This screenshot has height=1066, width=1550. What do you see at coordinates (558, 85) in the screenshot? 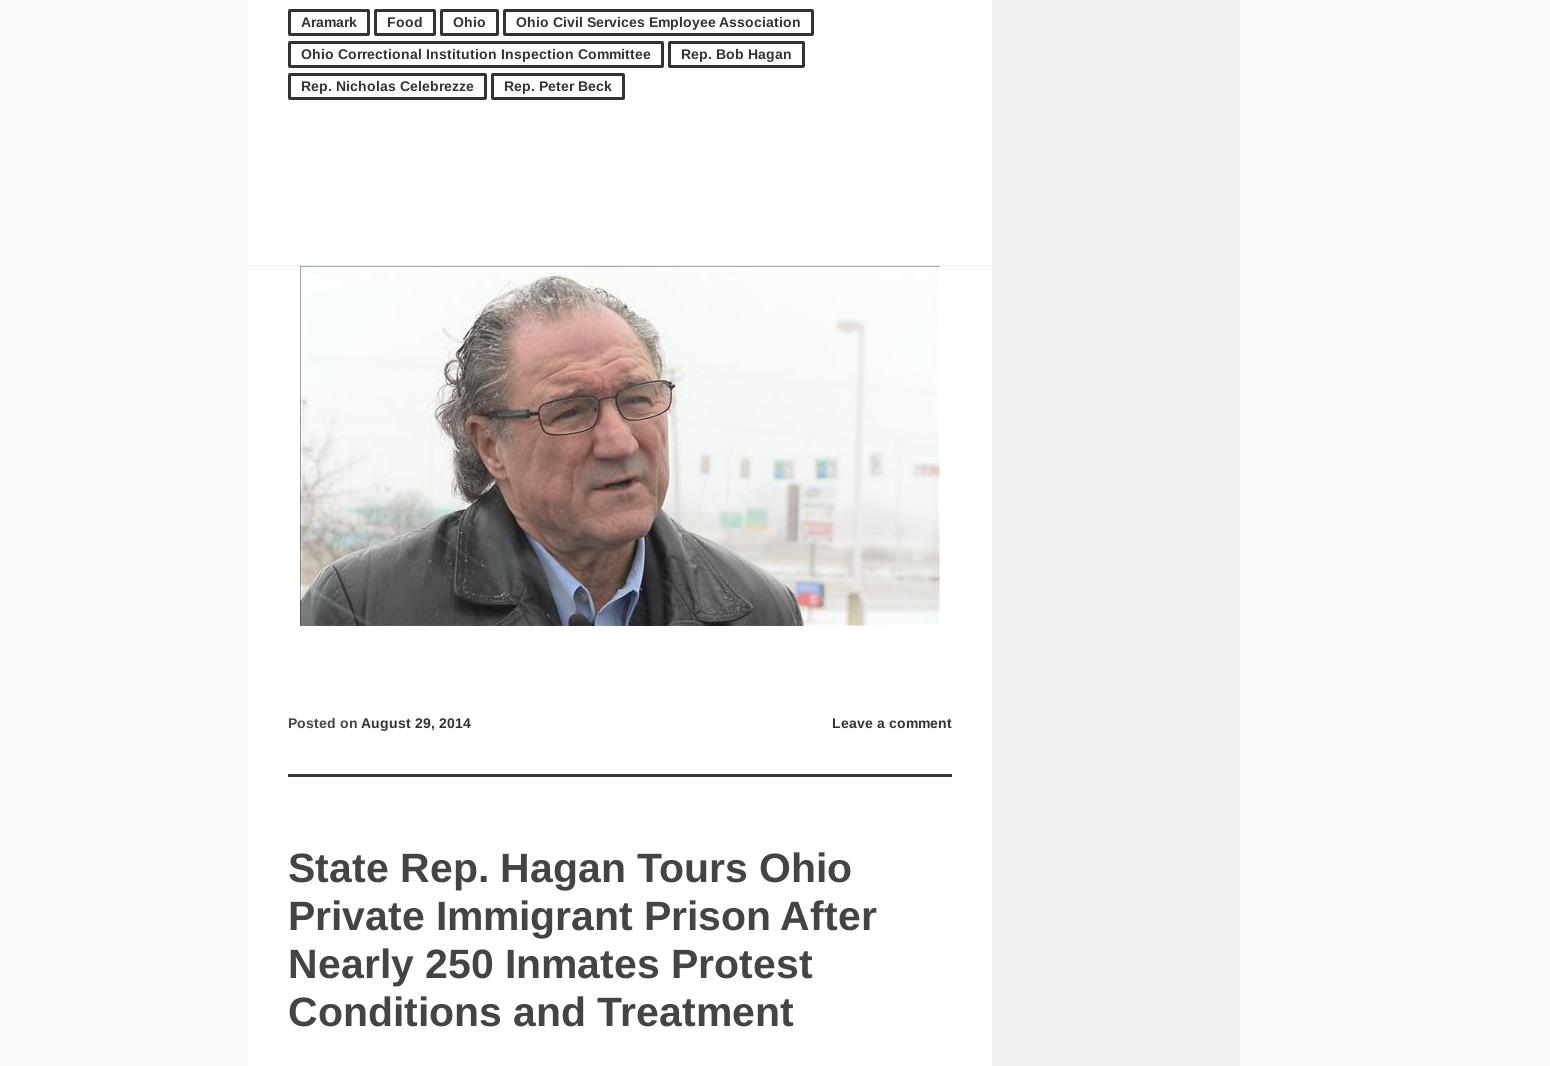
I see `'Rep. Peter Beck'` at bounding box center [558, 85].